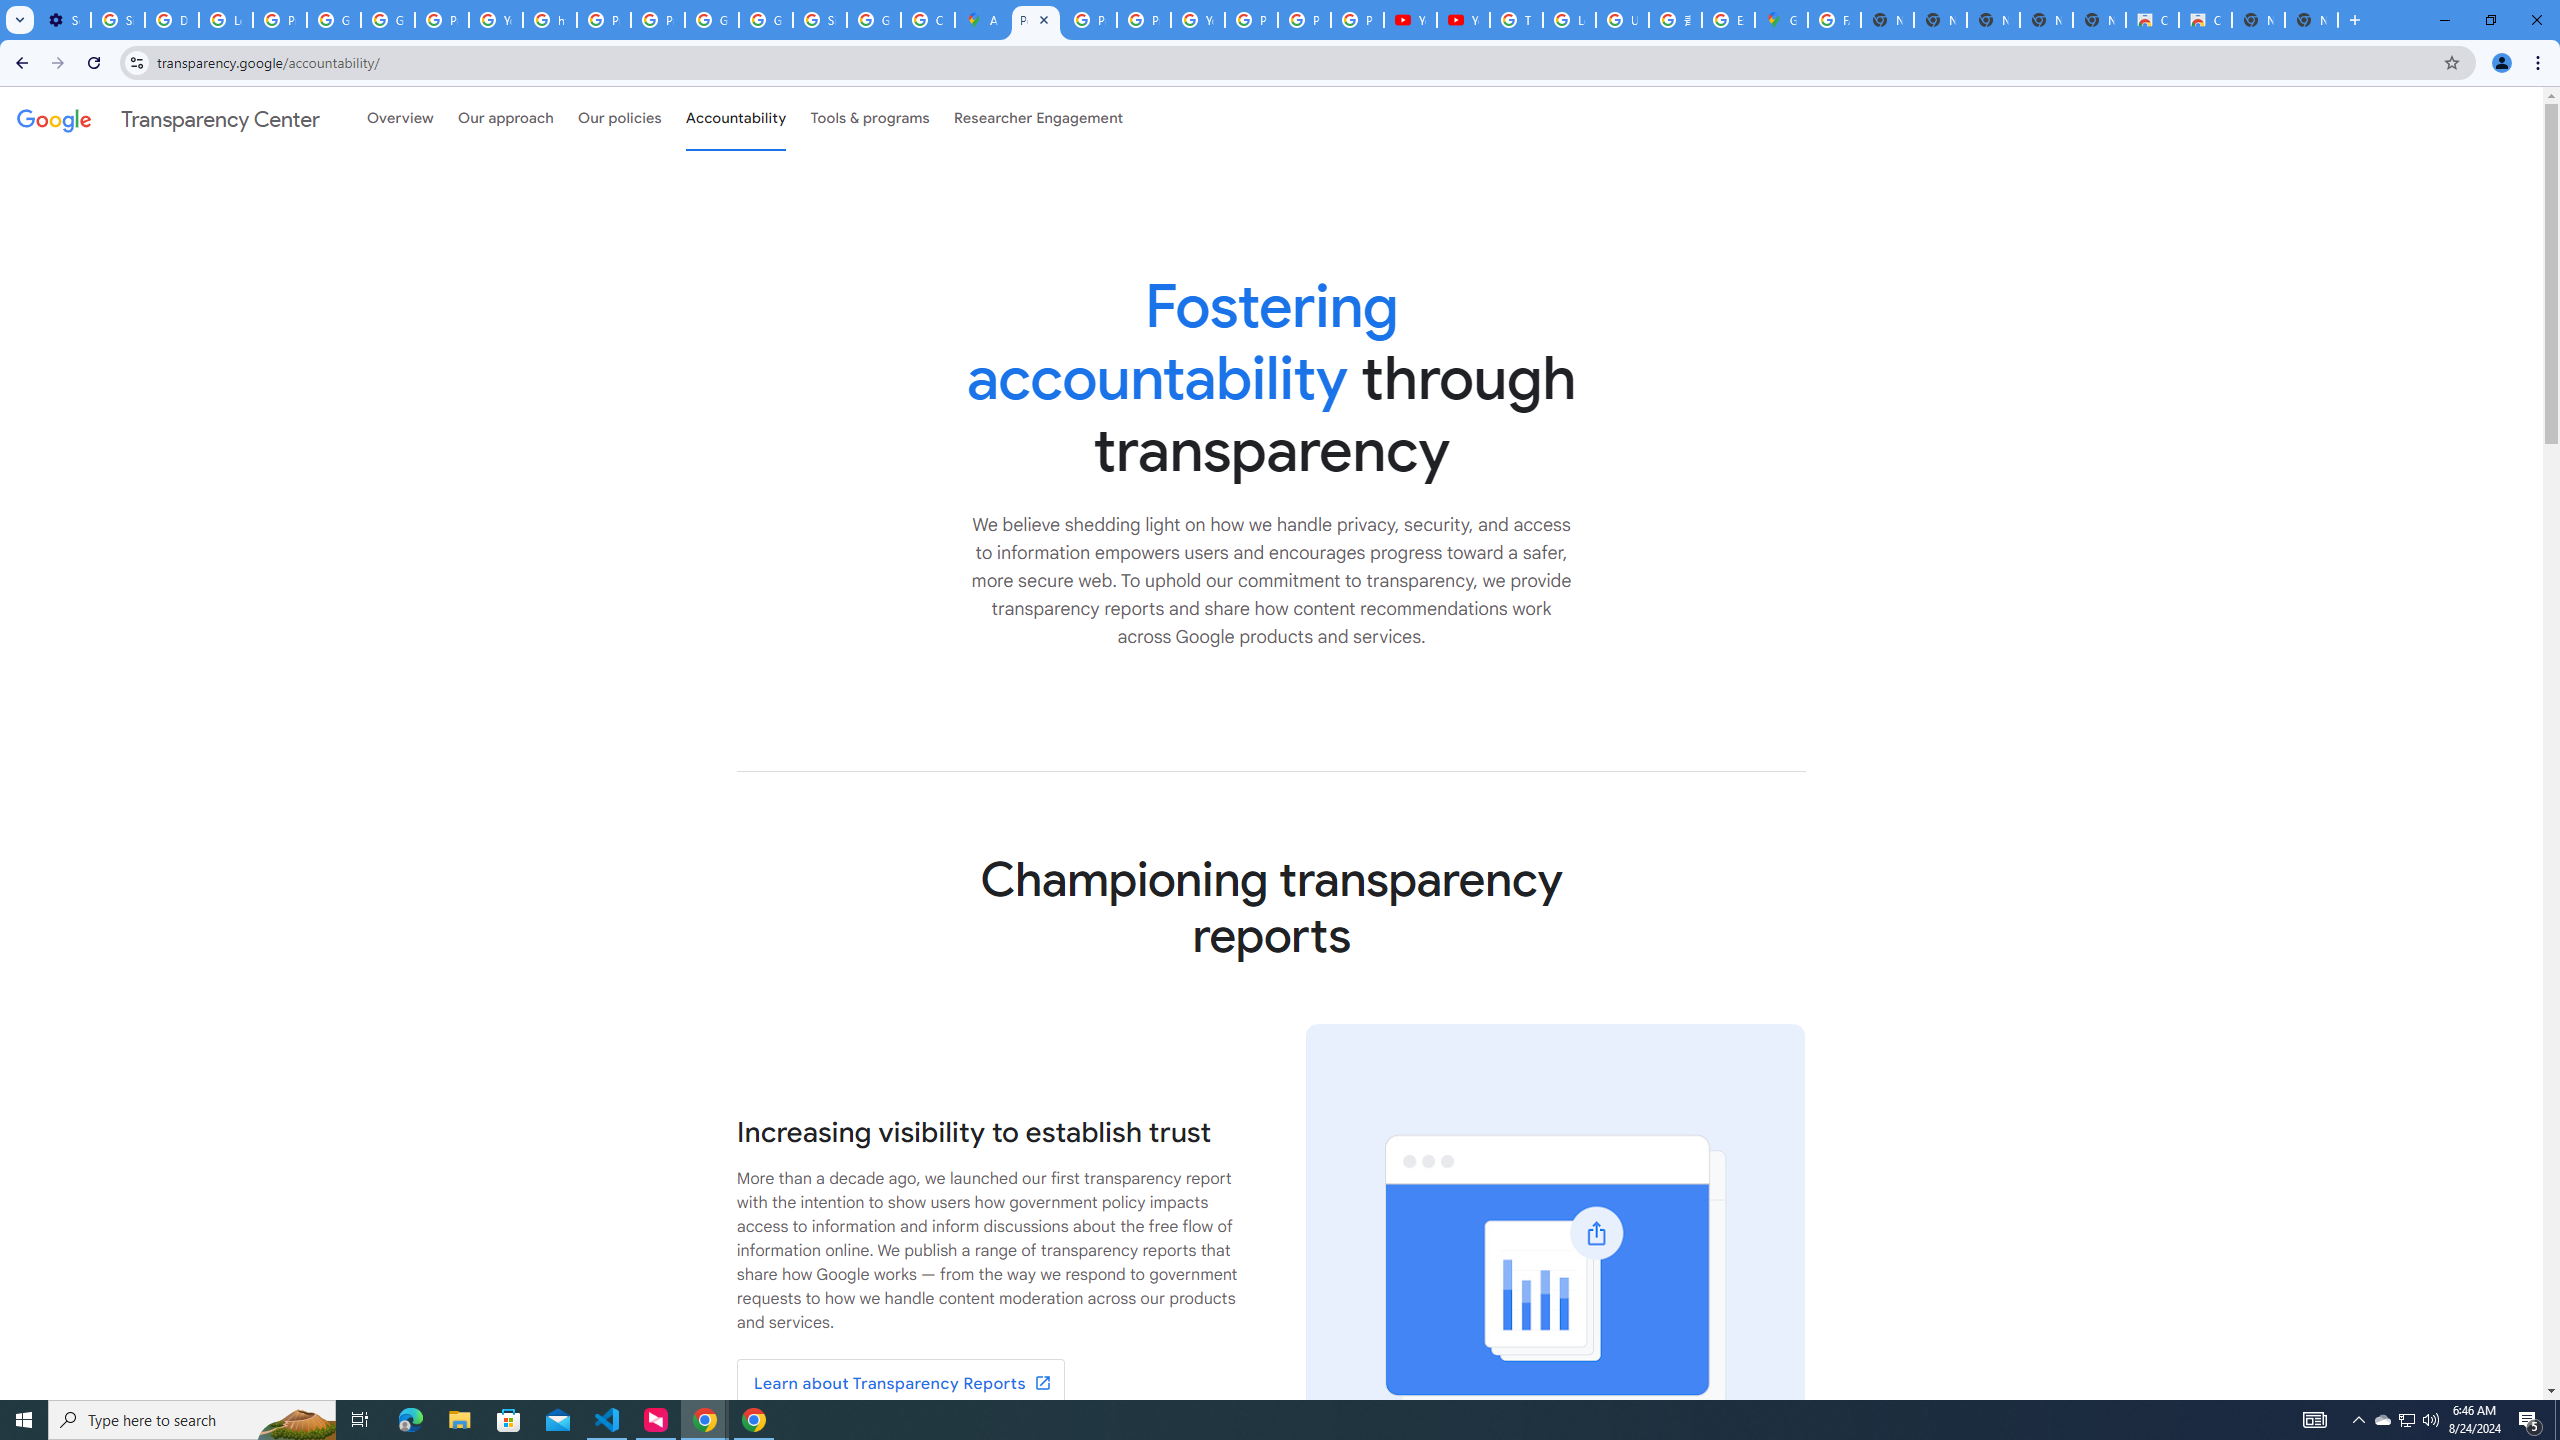 This screenshot has width=2560, height=1440. What do you see at coordinates (2152, 19) in the screenshot?
I see `'Classic Blue - Chrome Web Store'` at bounding box center [2152, 19].